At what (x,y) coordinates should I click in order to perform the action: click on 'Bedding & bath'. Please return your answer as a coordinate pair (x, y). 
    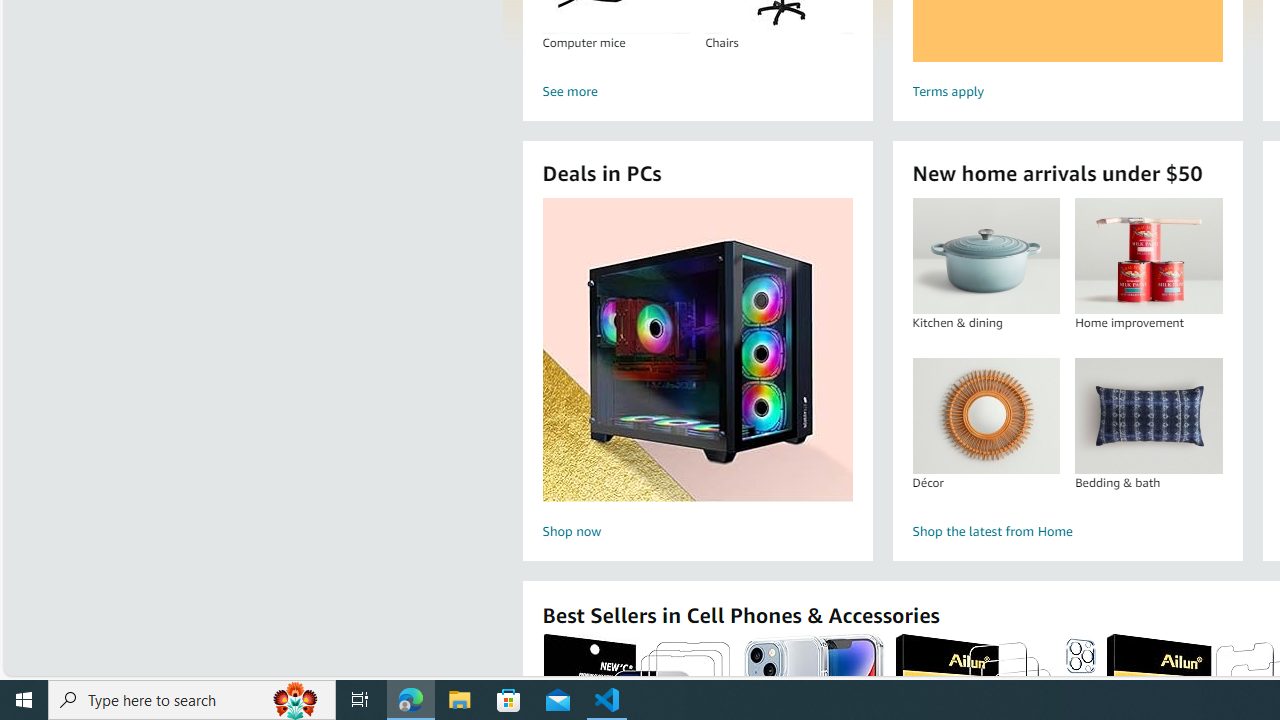
    Looking at the image, I should click on (1148, 414).